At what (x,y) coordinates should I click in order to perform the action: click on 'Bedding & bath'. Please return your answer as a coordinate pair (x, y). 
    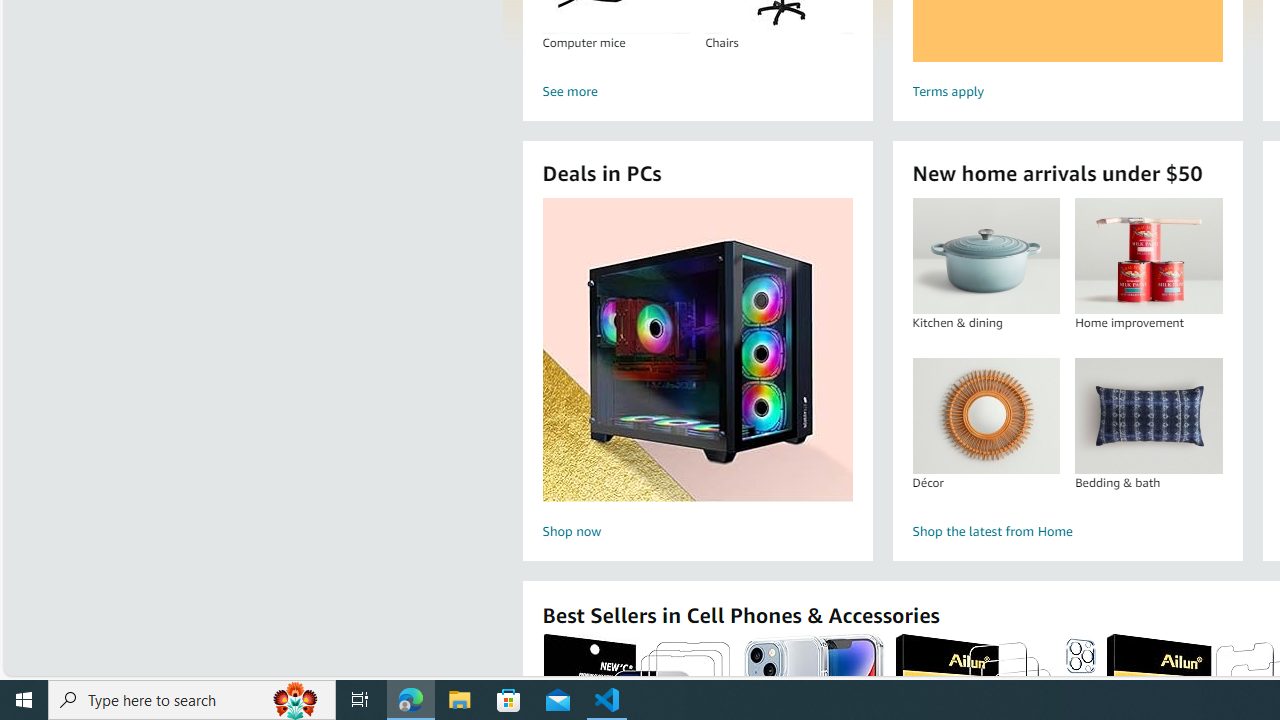
    Looking at the image, I should click on (1148, 414).